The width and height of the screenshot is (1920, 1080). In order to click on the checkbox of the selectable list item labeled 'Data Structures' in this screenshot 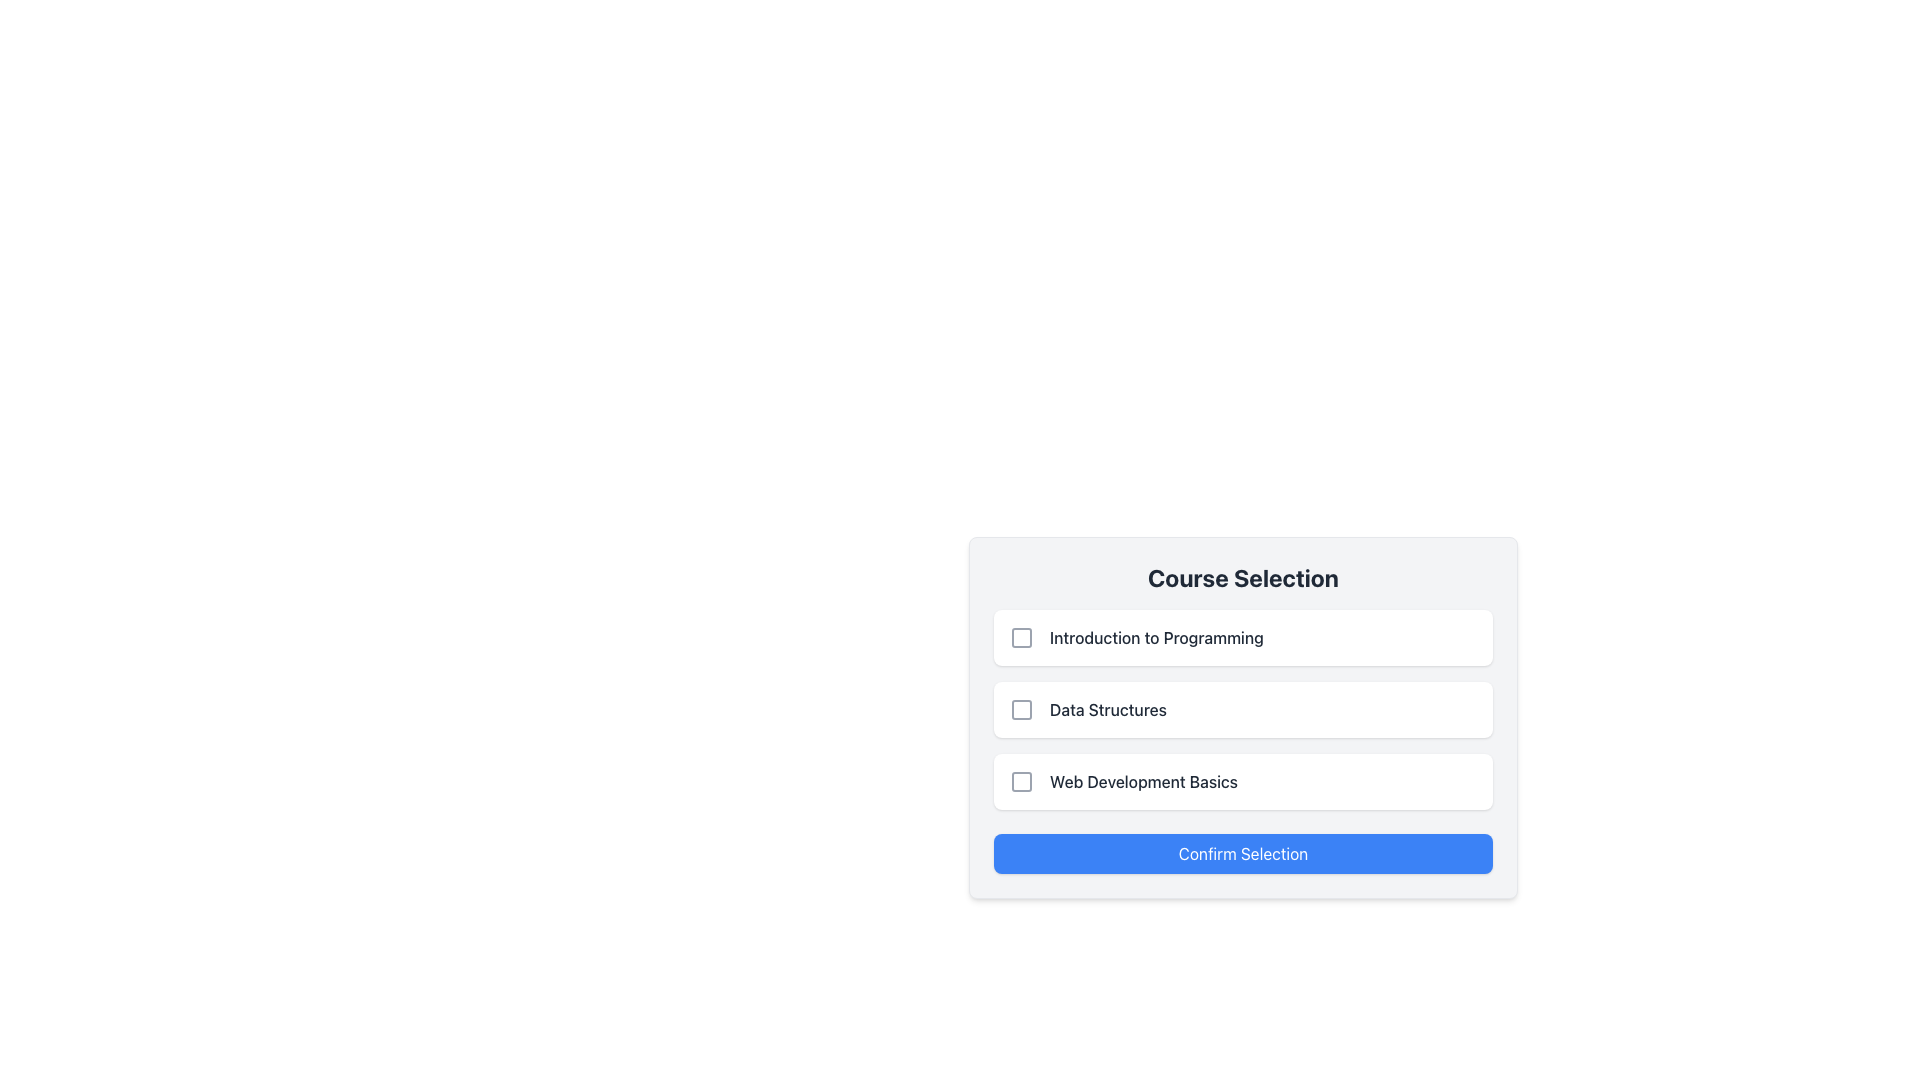, I will do `click(1242, 716)`.